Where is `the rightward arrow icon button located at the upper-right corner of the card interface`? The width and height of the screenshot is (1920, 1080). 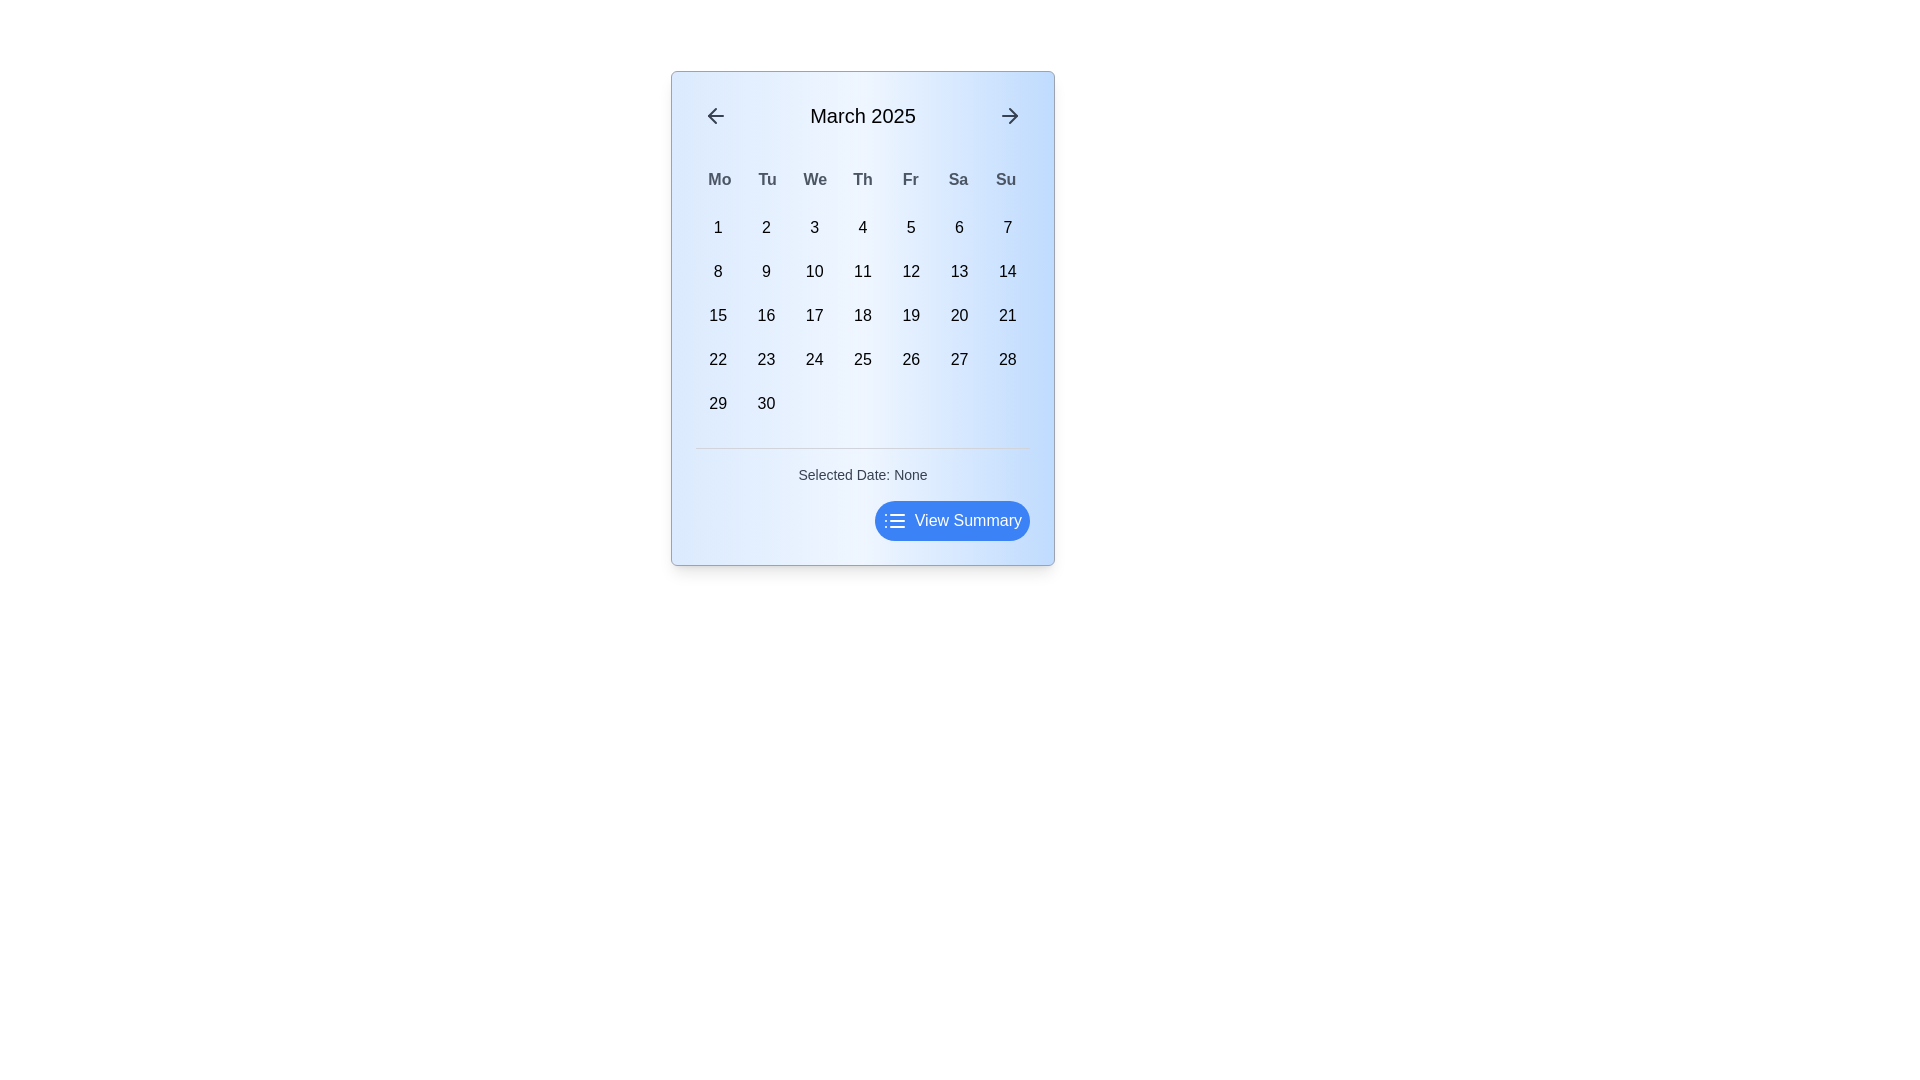
the rightward arrow icon button located at the upper-right corner of the card interface is located at coordinates (1009, 115).